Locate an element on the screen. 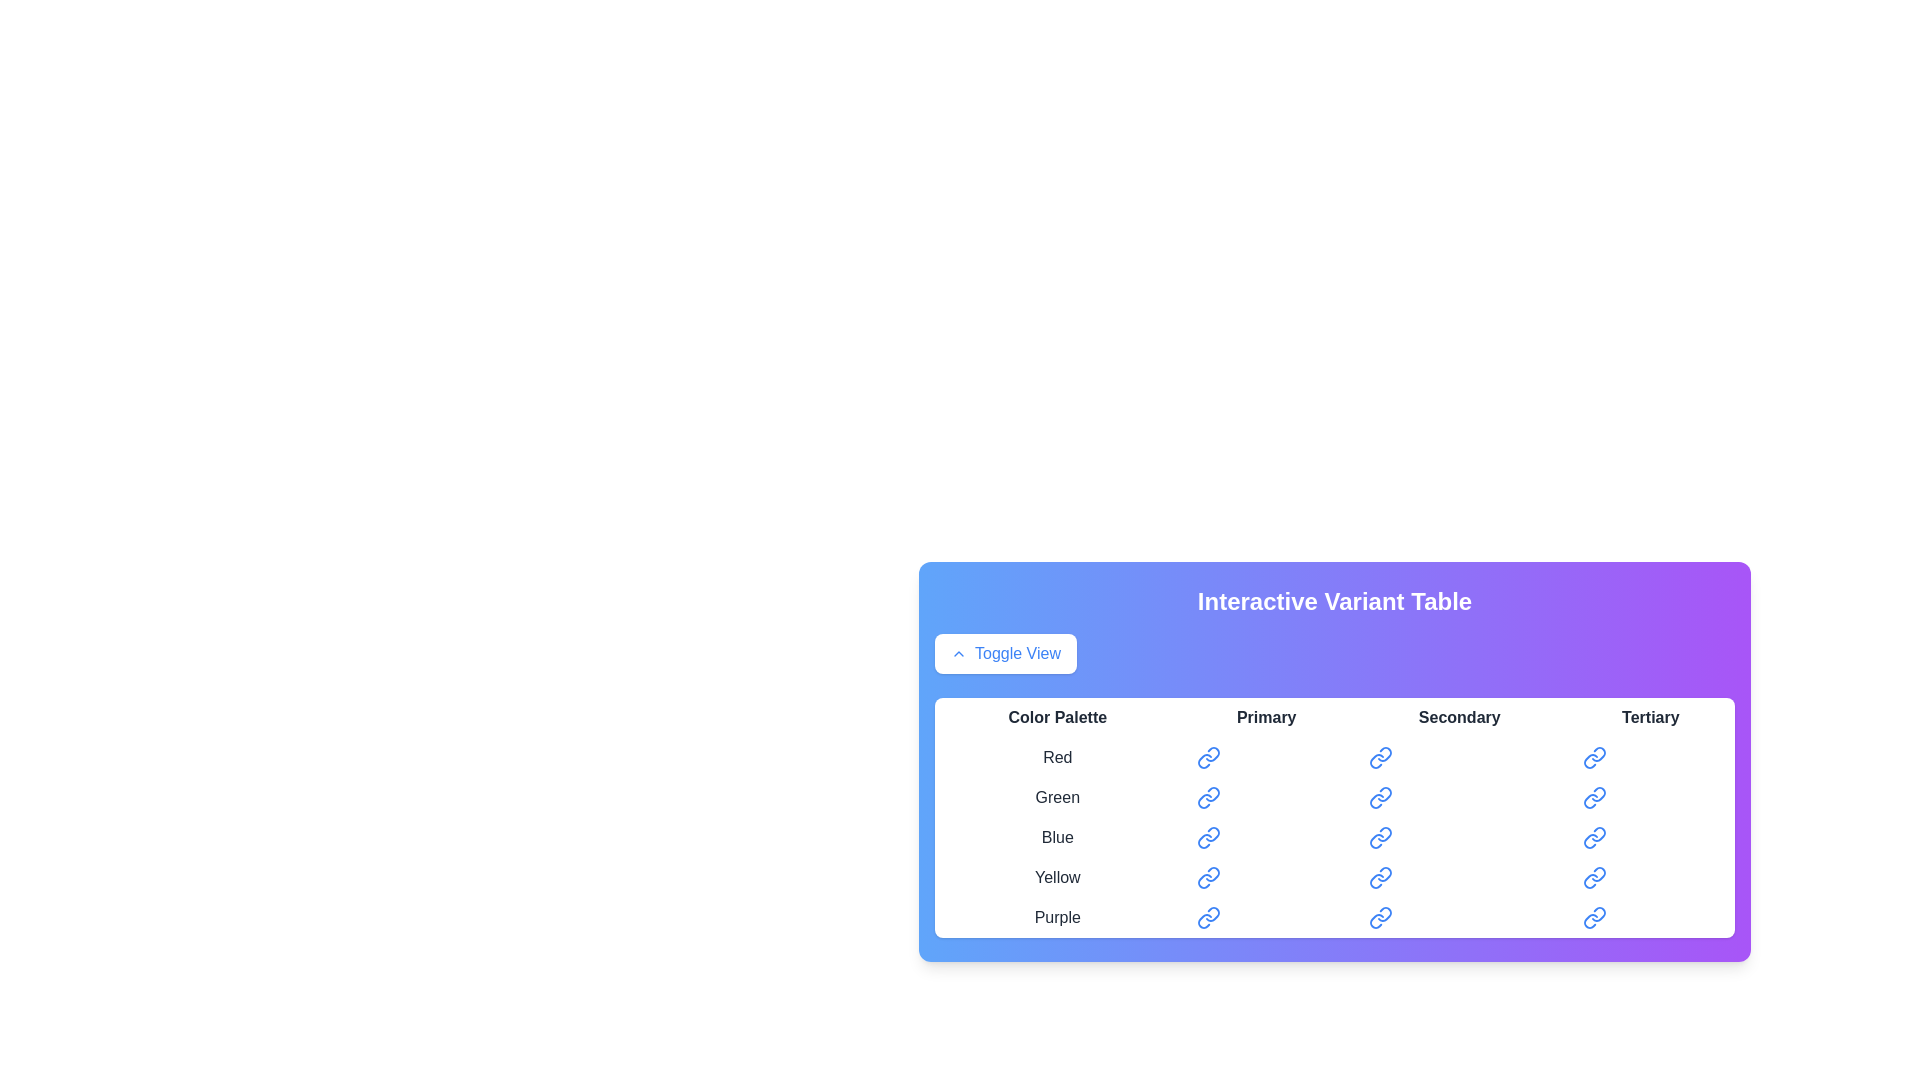 This screenshot has height=1080, width=1920. the Text label with an associated visual icon in the third cell of the 'Red' color row under the 'Secondary' column header is located at coordinates (1459, 758).